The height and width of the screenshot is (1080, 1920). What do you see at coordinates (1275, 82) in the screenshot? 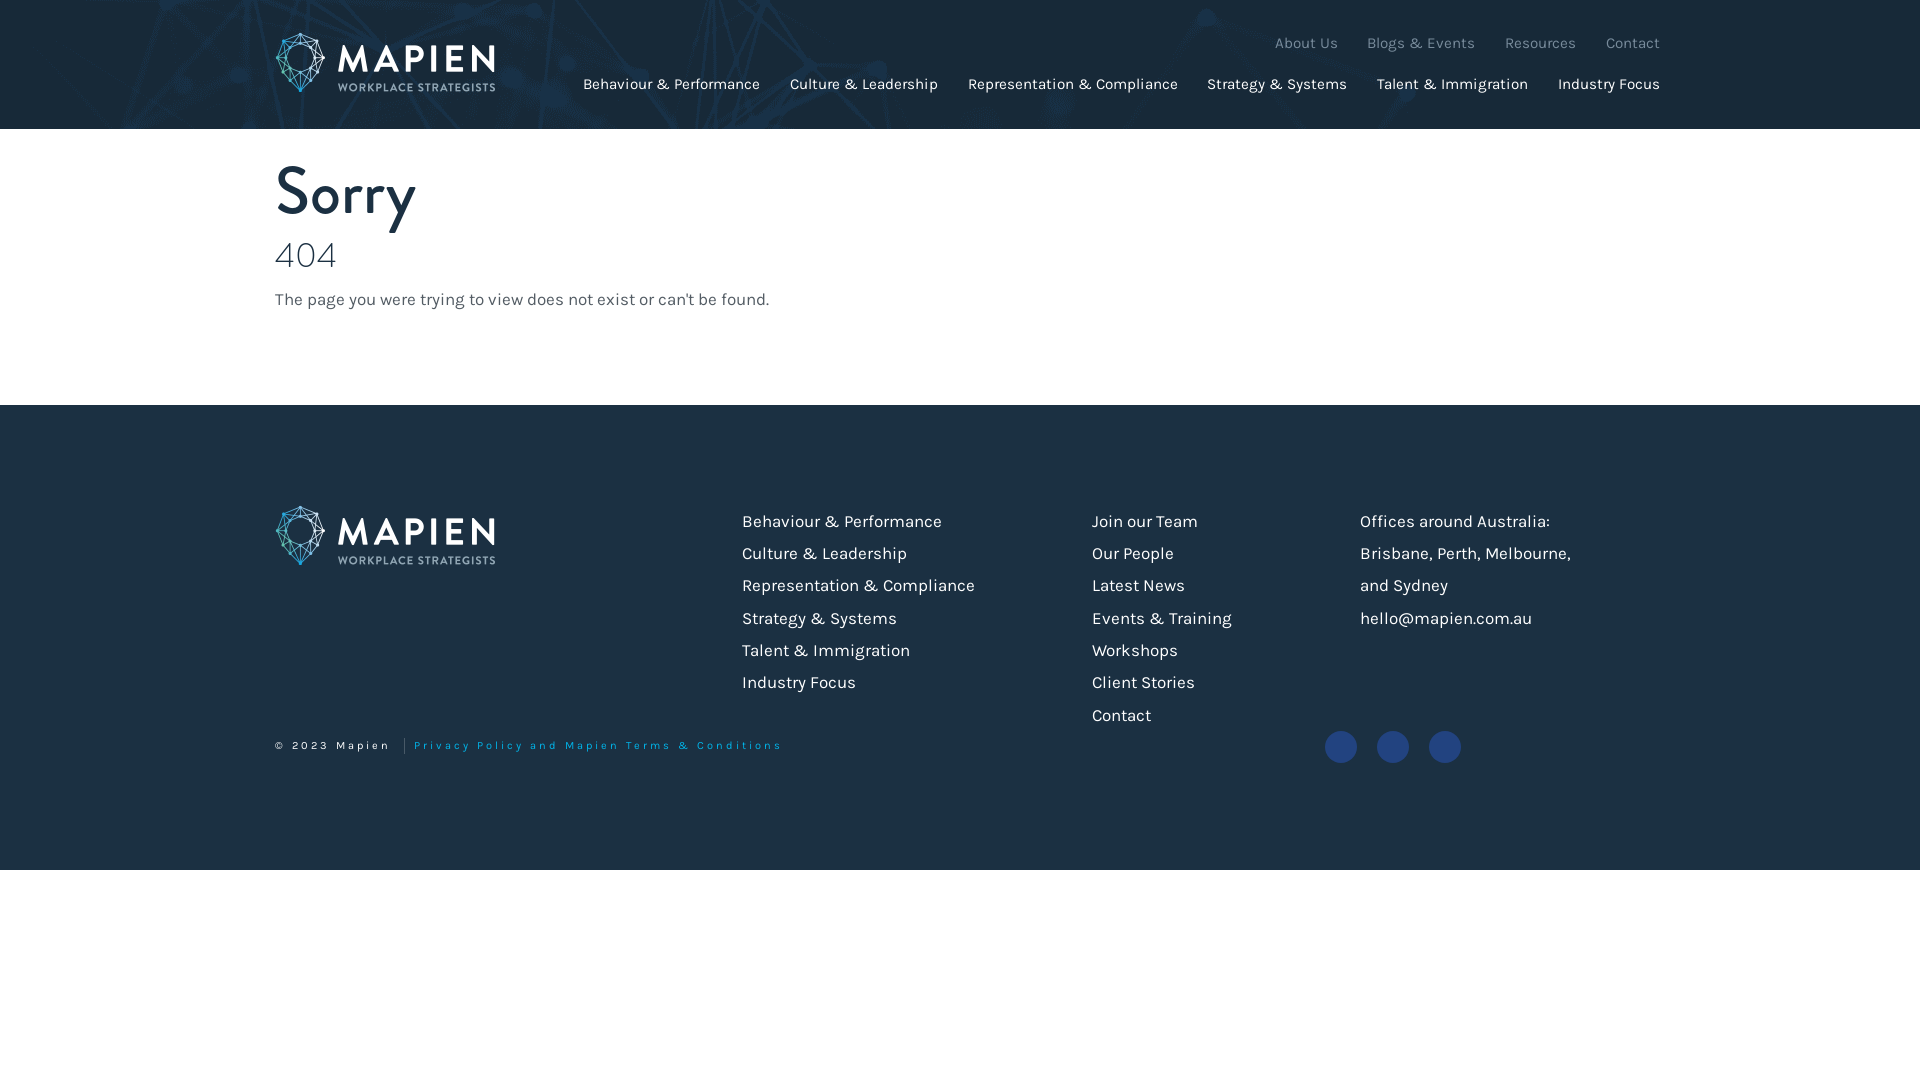
I see `'Strategy & Systems'` at bounding box center [1275, 82].